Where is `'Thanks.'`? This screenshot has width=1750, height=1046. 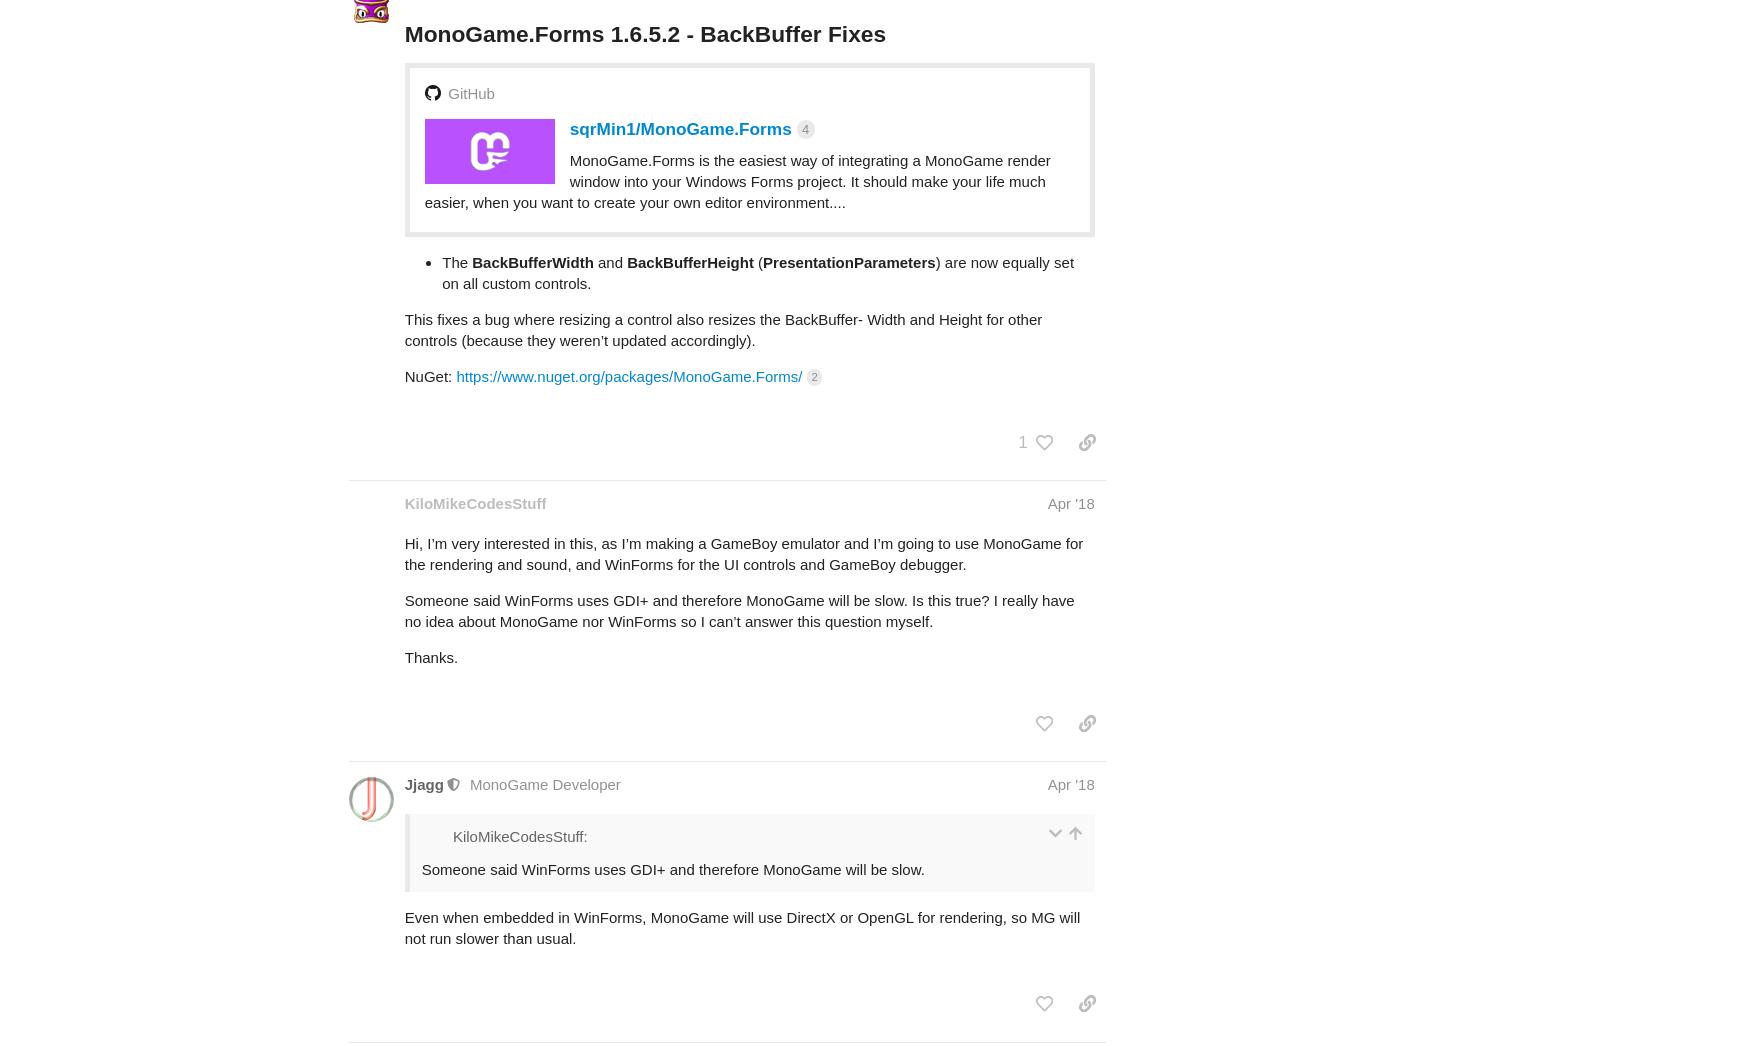 'Thanks.' is located at coordinates (430, 578).